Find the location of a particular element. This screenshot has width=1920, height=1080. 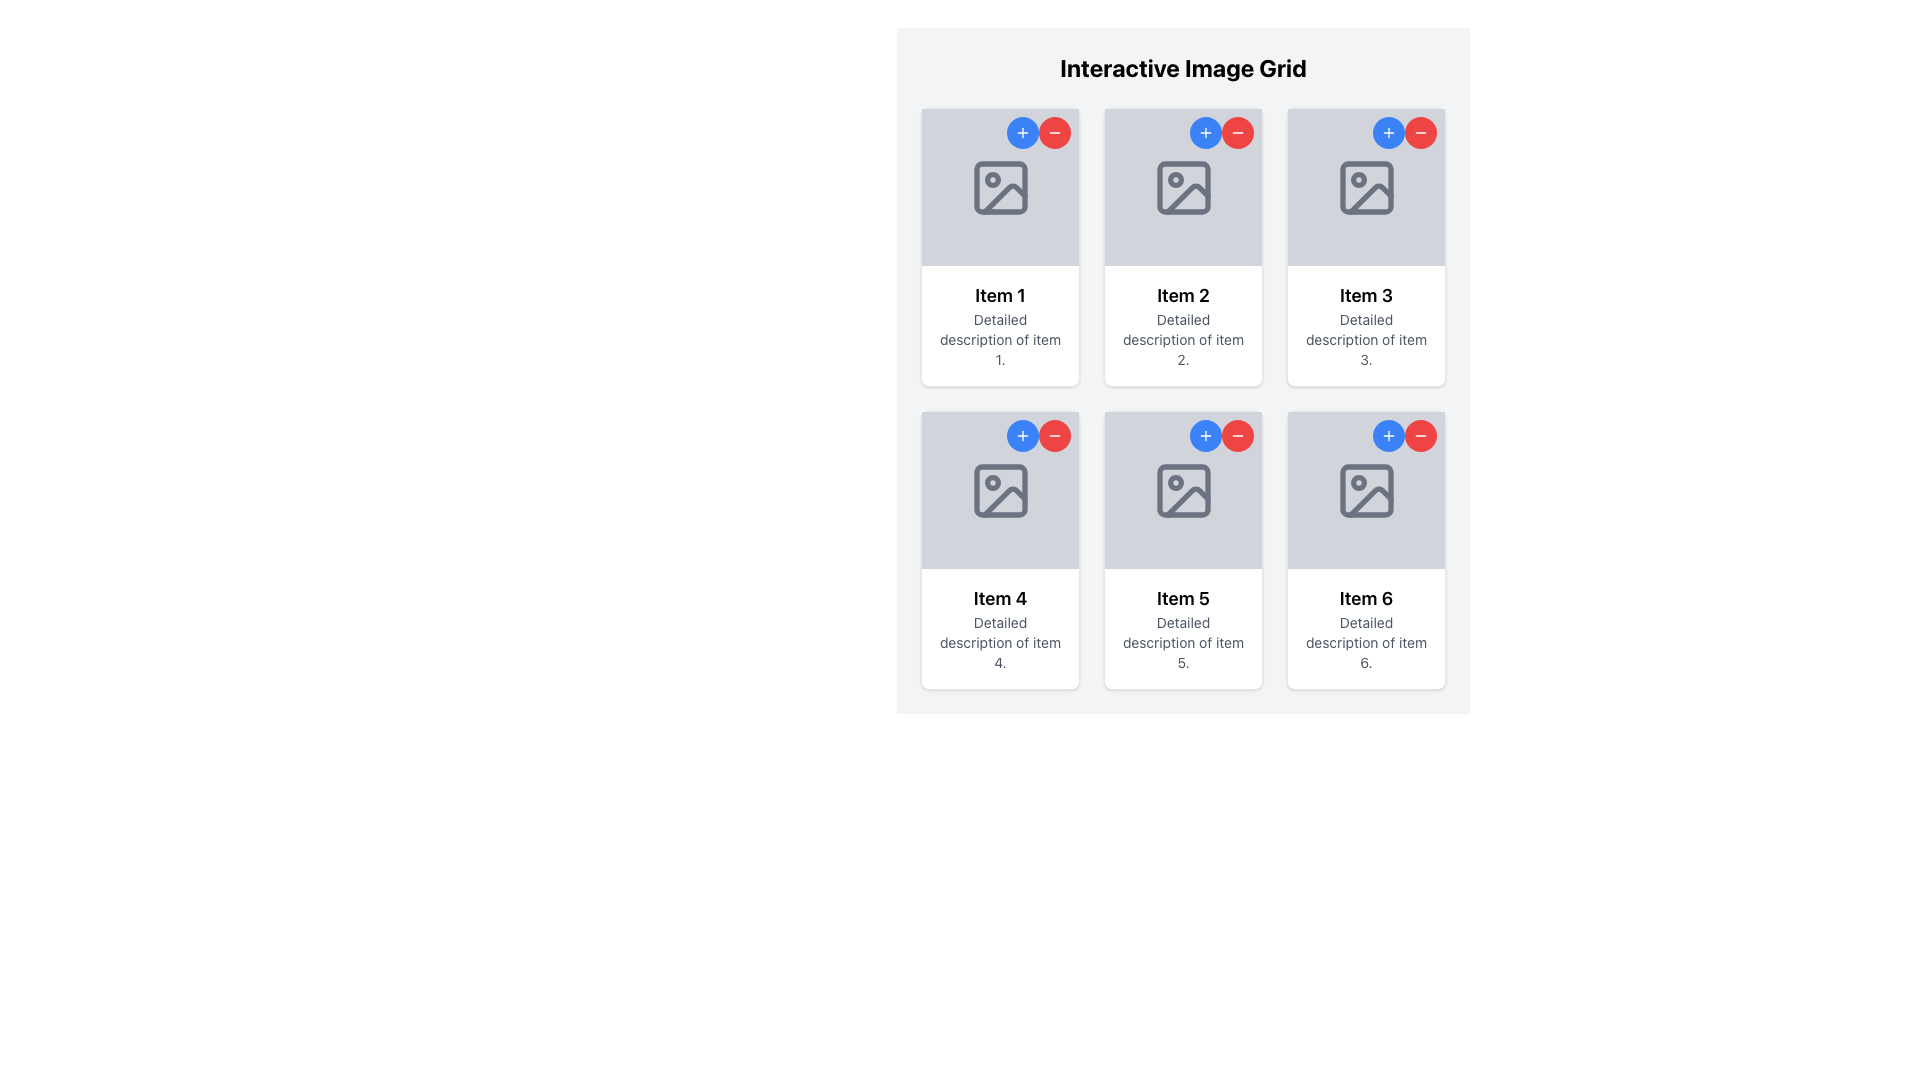

the circular button with a blue background and white plus sign symbol located in the top right corner of the first item's card is located at coordinates (1022, 132).